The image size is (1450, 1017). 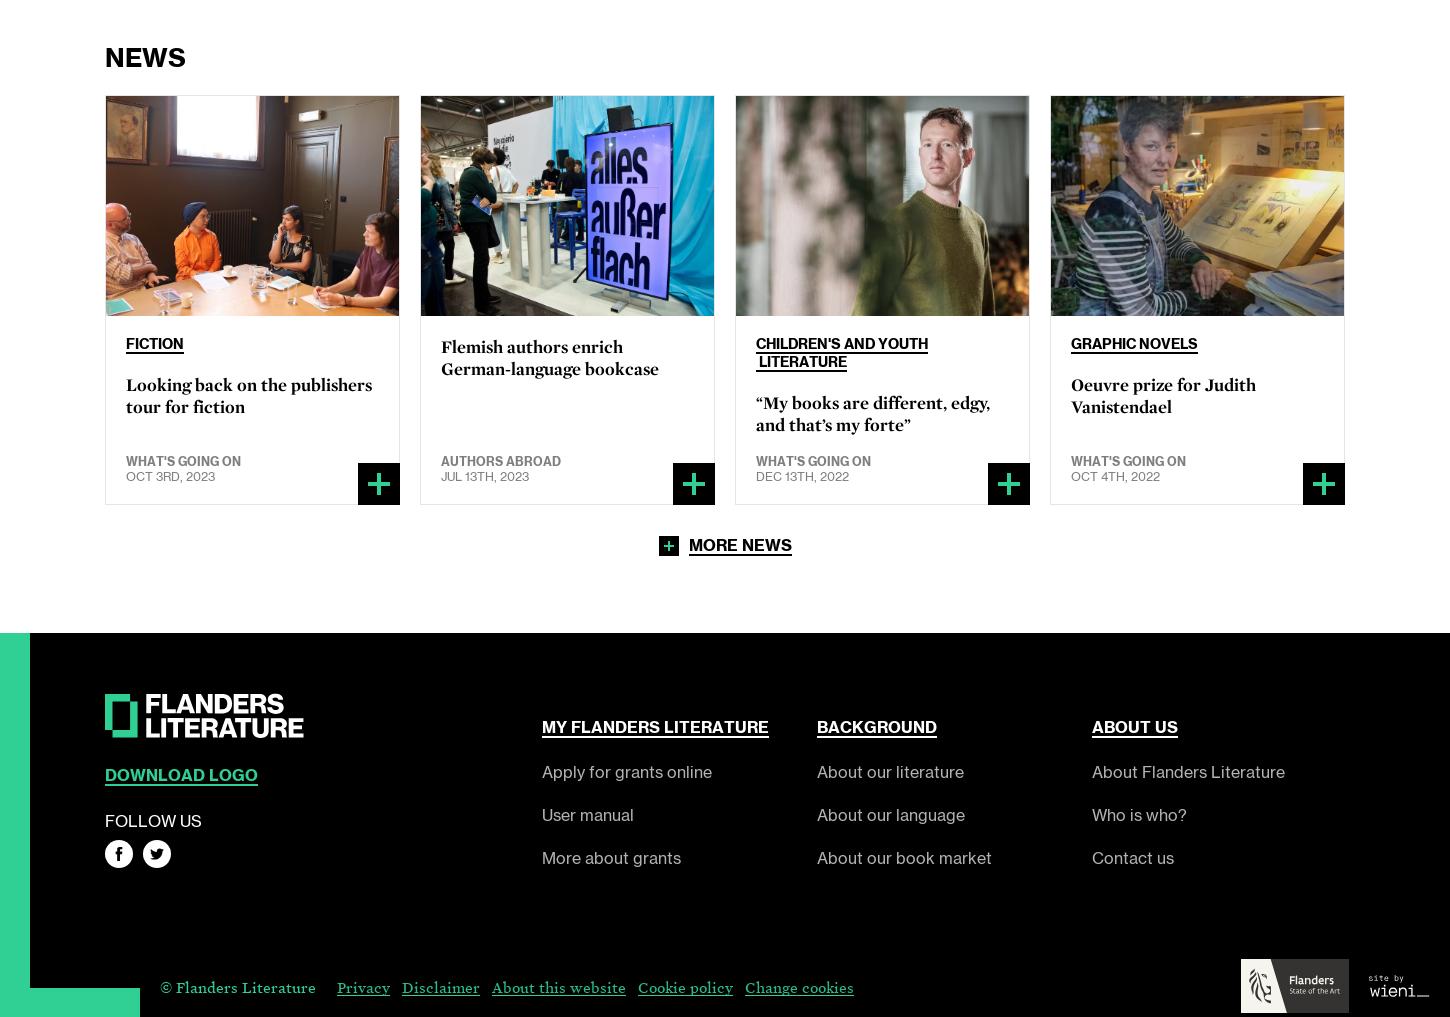 What do you see at coordinates (799, 986) in the screenshot?
I see `'Change cookies'` at bounding box center [799, 986].